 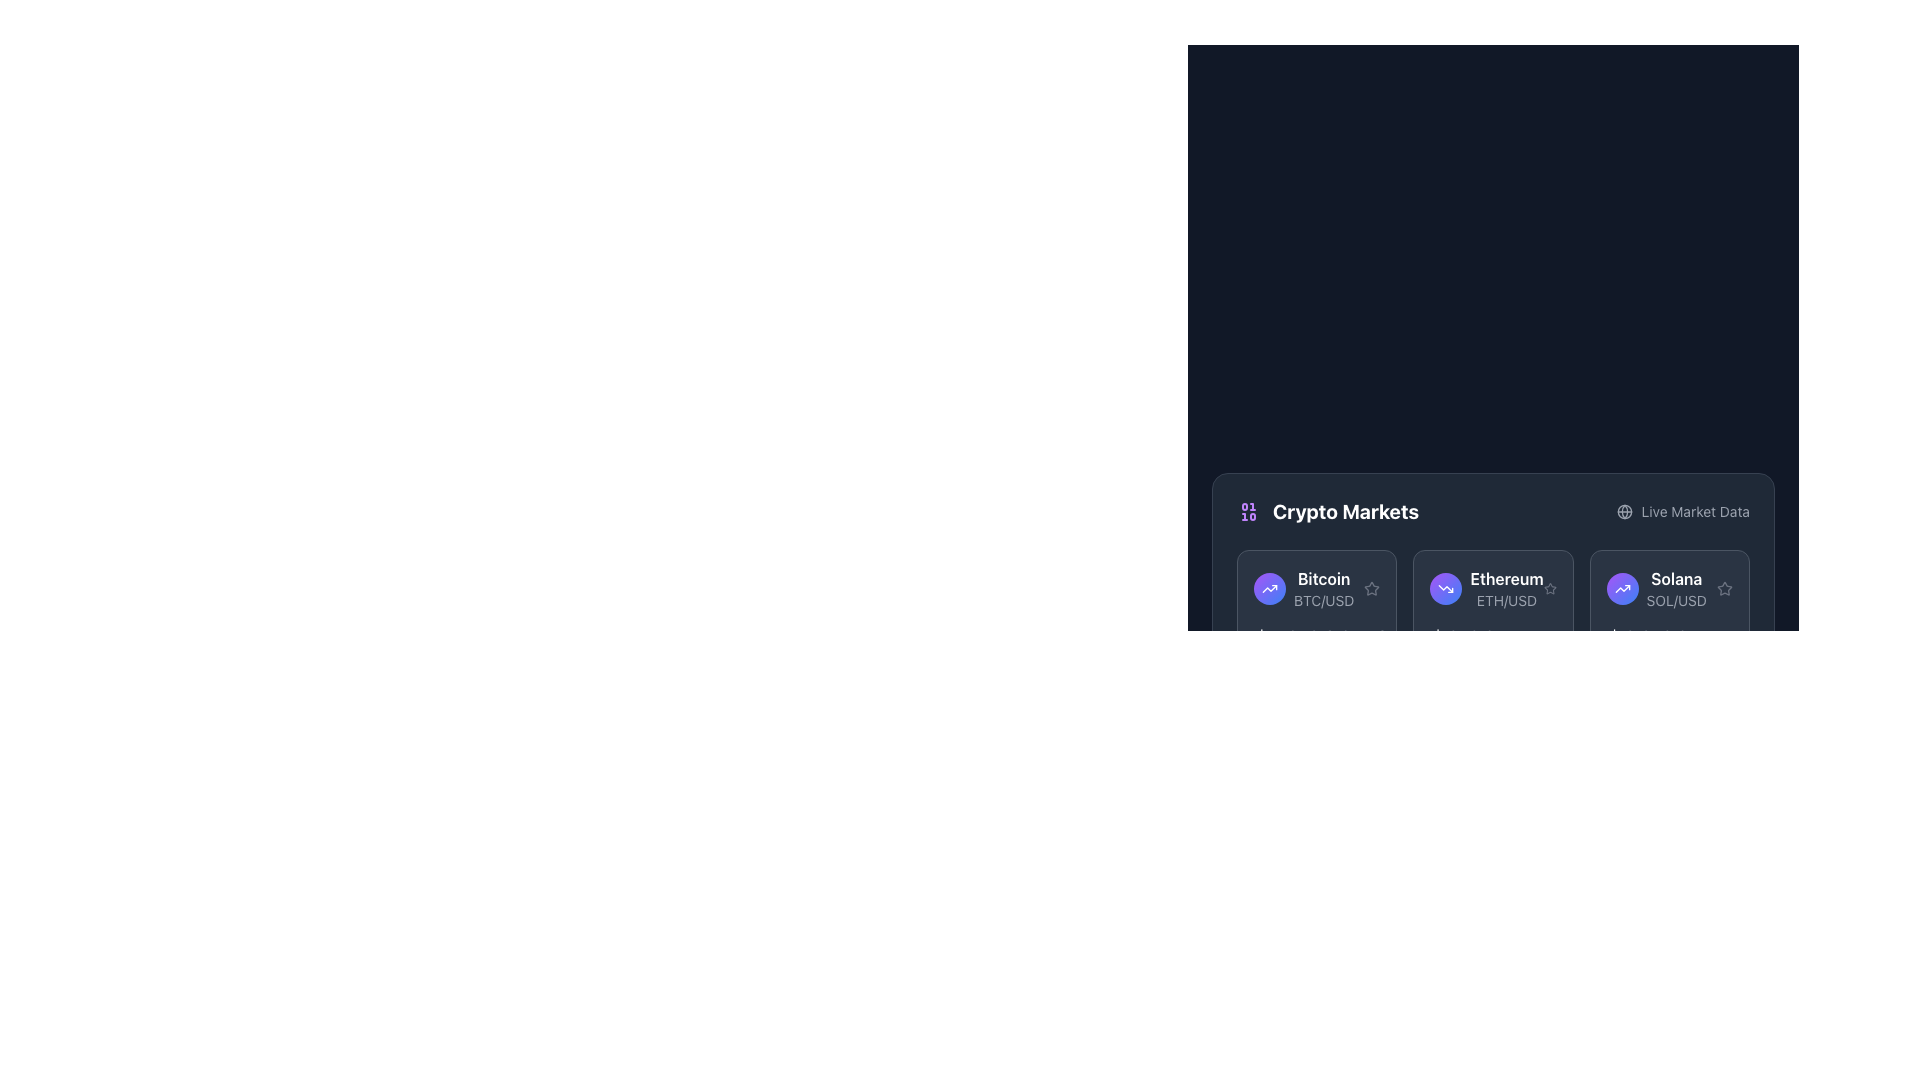 What do you see at coordinates (1489, 639) in the screenshot?
I see `the text label displaying the value '$2,284.75' in bold white font, located within the Ethereum ETH/USD card` at bounding box center [1489, 639].